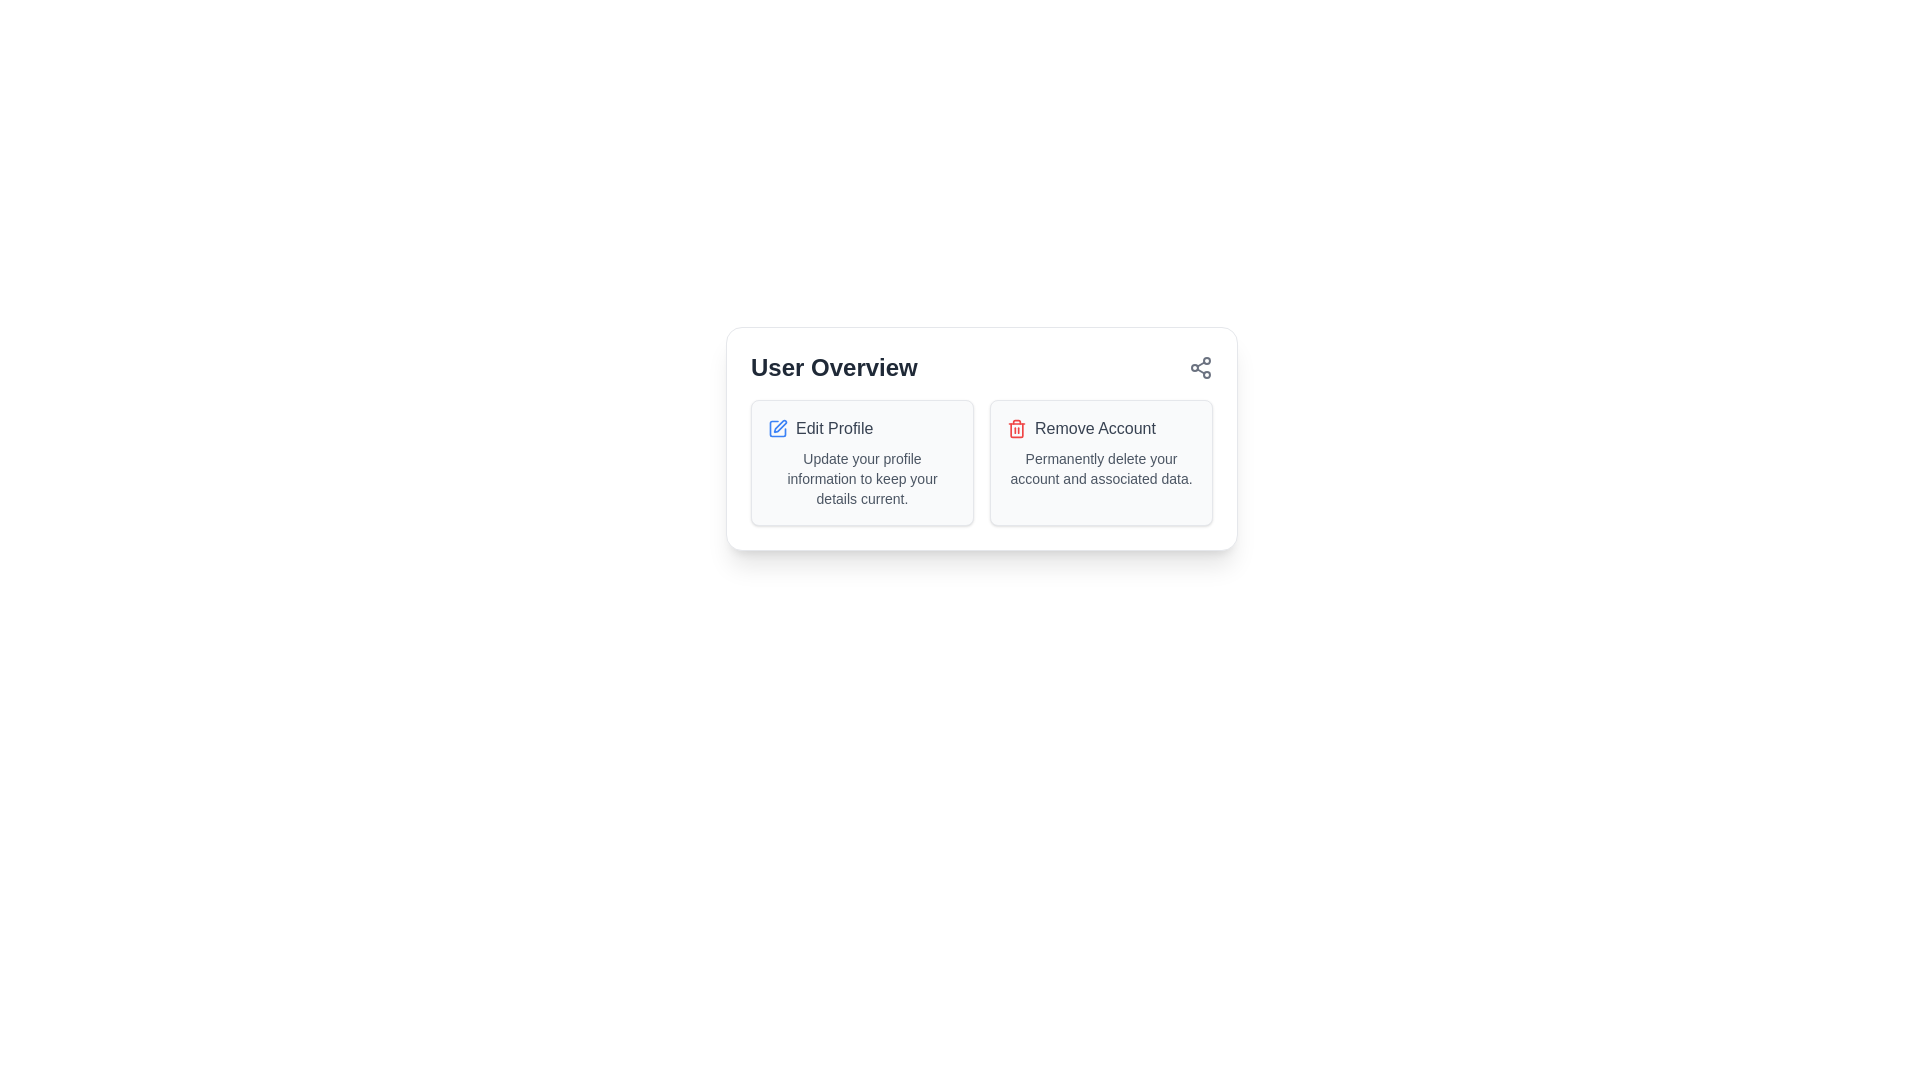  Describe the element at coordinates (862, 427) in the screenshot. I see `the 'Edit Profile' text label, which is adjacent to a blue pen icon, to initiate editing` at that location.